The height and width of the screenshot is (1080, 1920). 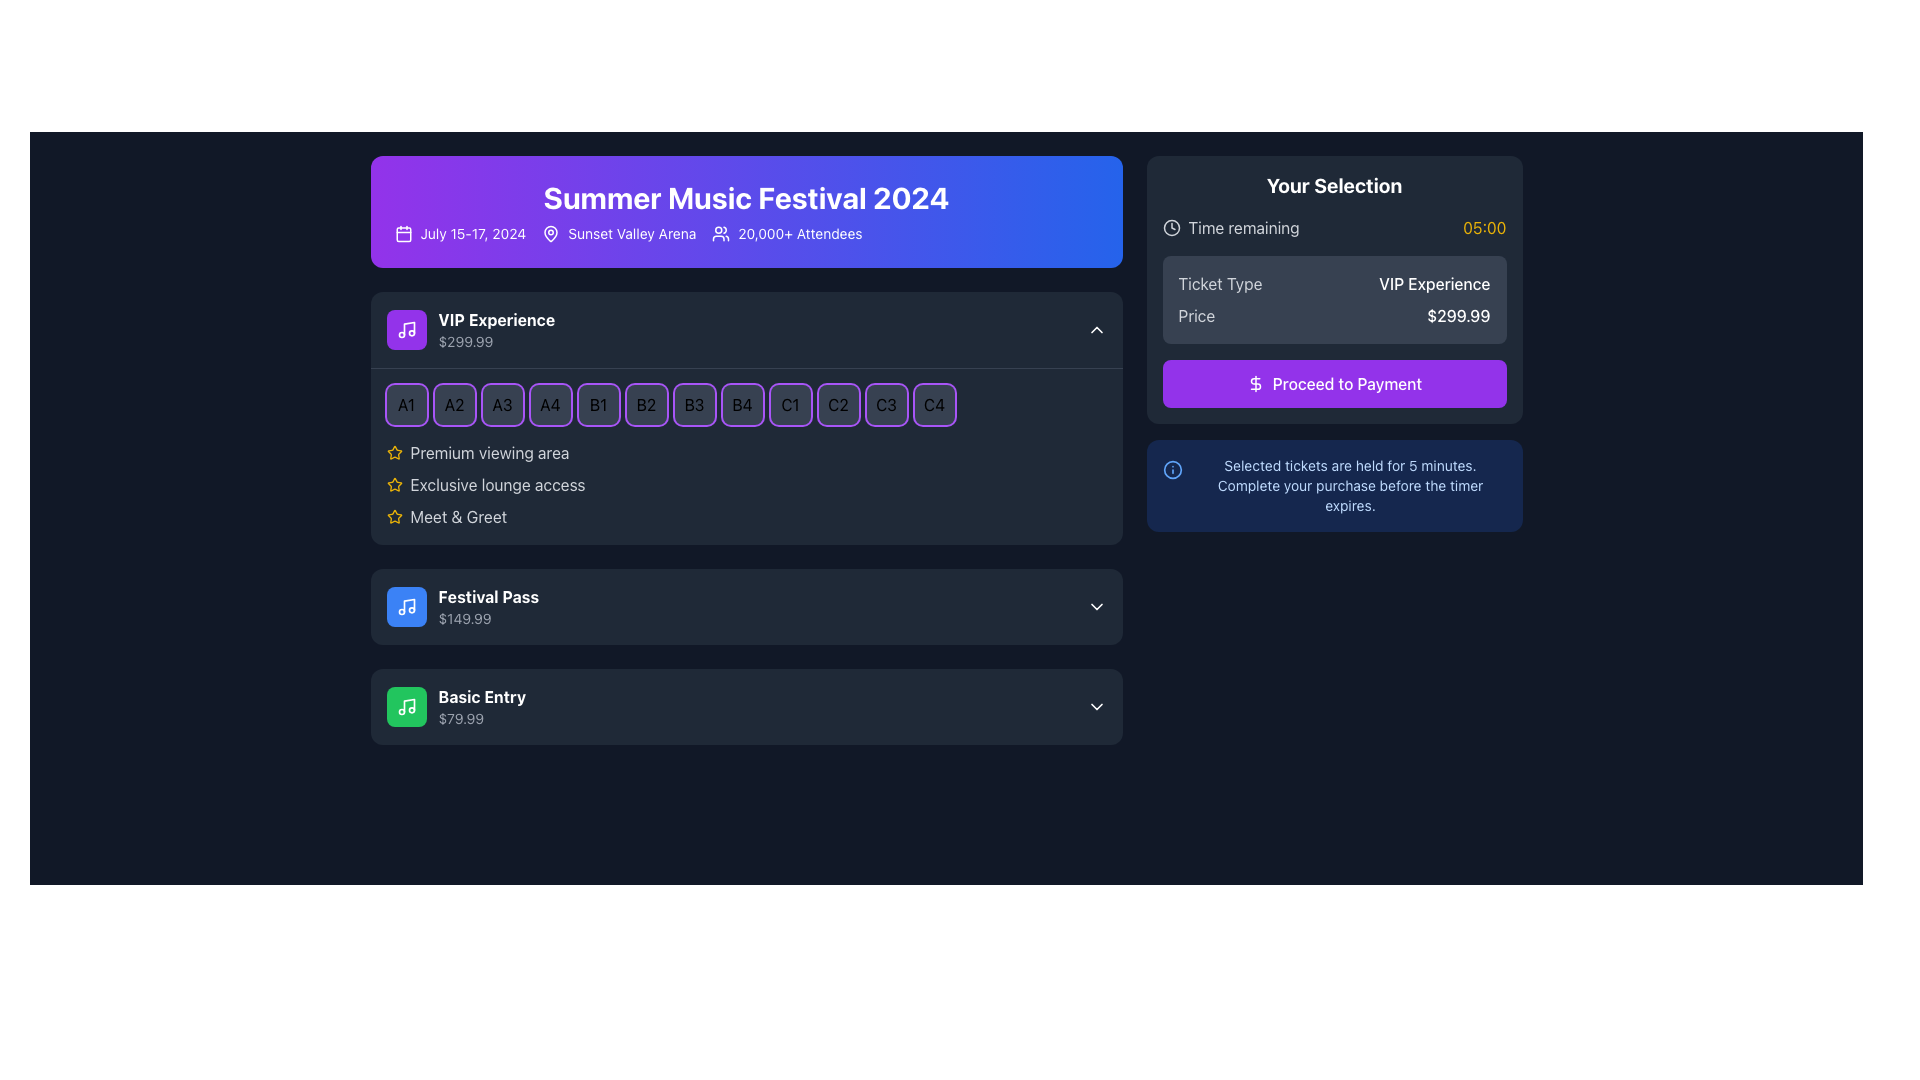 I want to click on the informational Text Label that provides a time-sensitive warning about ticket reservations, located in the bottom-right section of the interface below 'Your Selection', so click(x=1350, y=486).